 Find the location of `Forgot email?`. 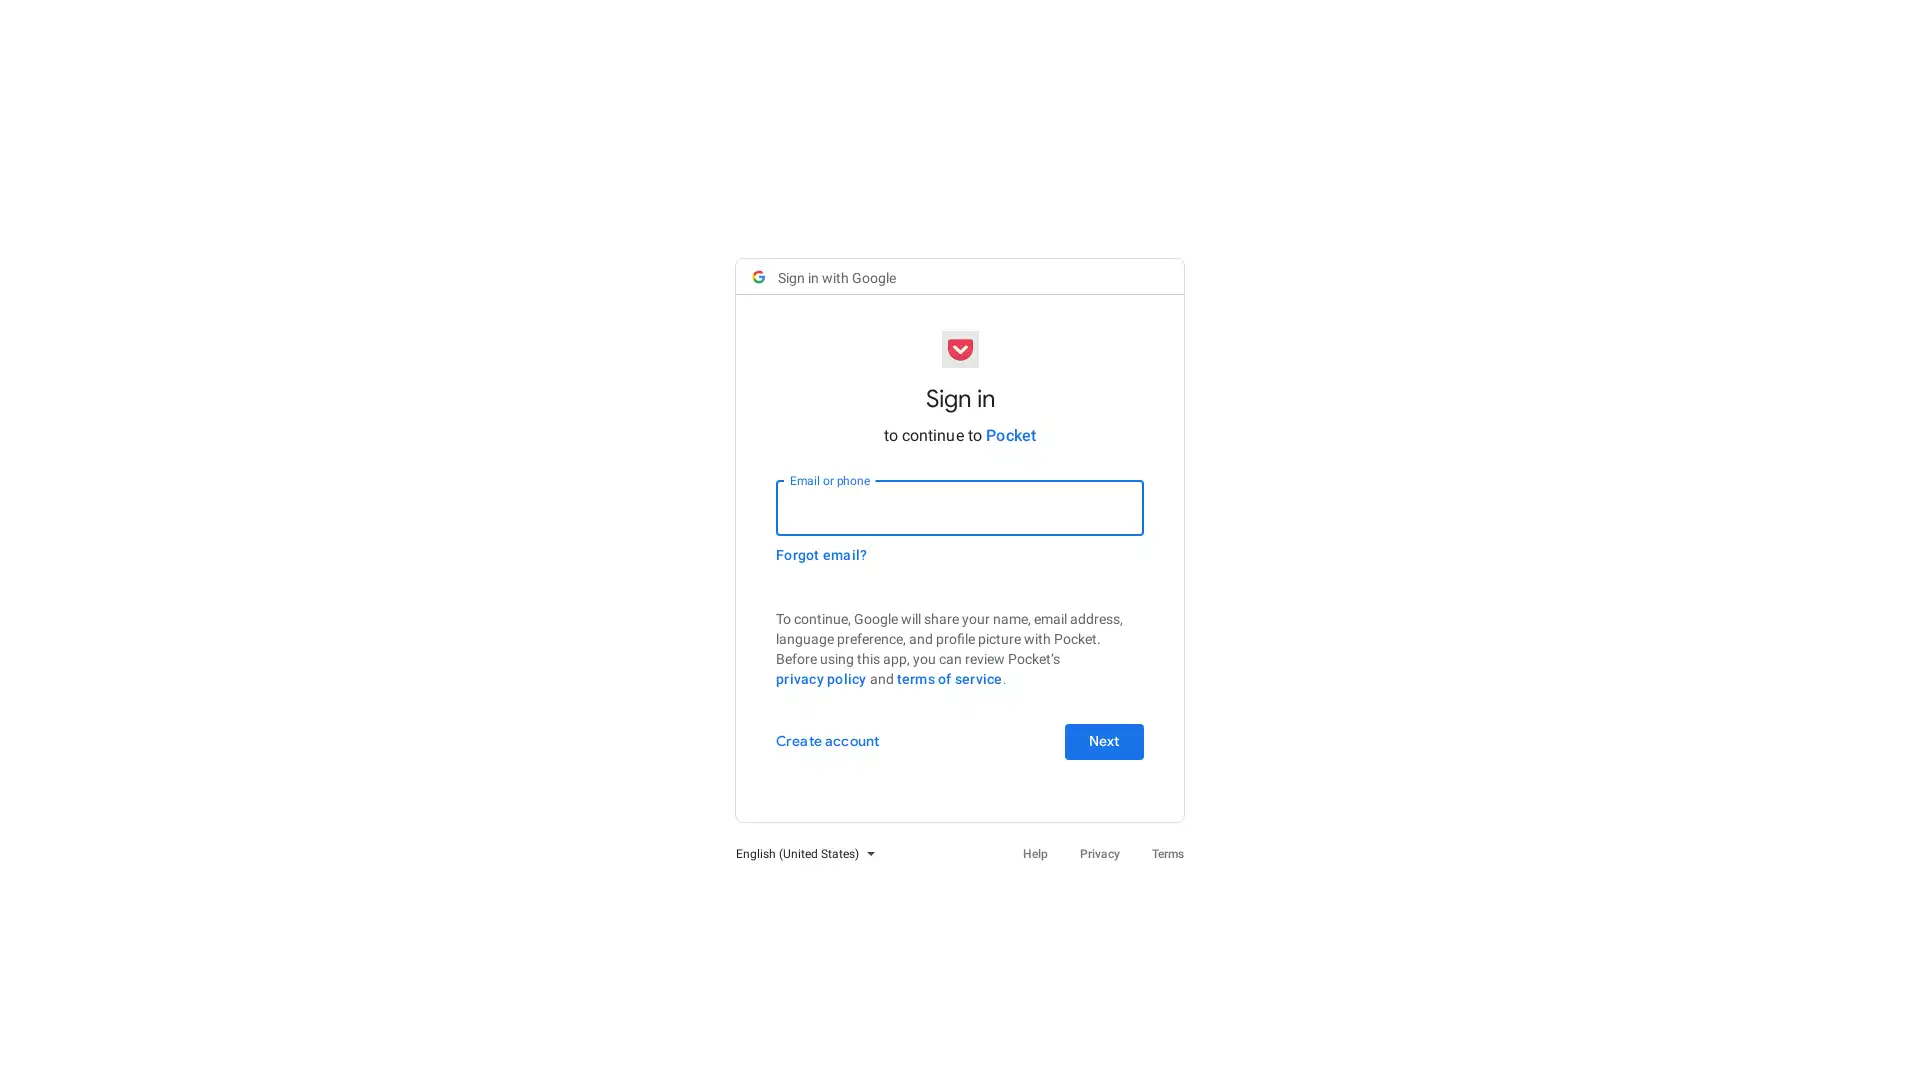

Forgot email? is located at coordinates (821, 554).